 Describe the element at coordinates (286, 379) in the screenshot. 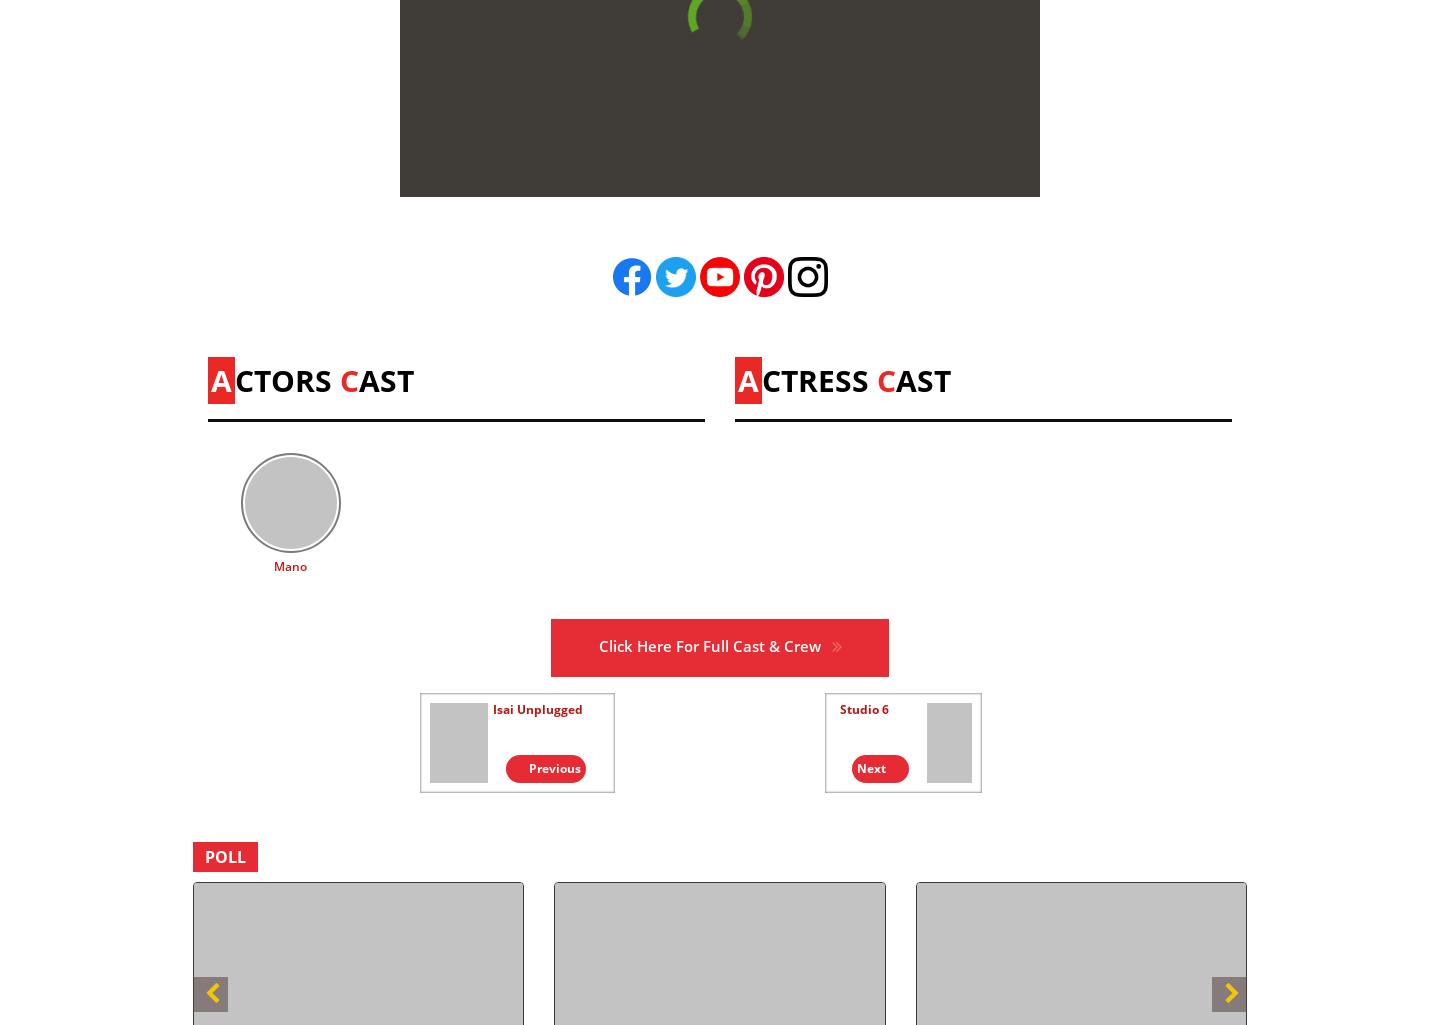

I see `'CTORS'` at that location.